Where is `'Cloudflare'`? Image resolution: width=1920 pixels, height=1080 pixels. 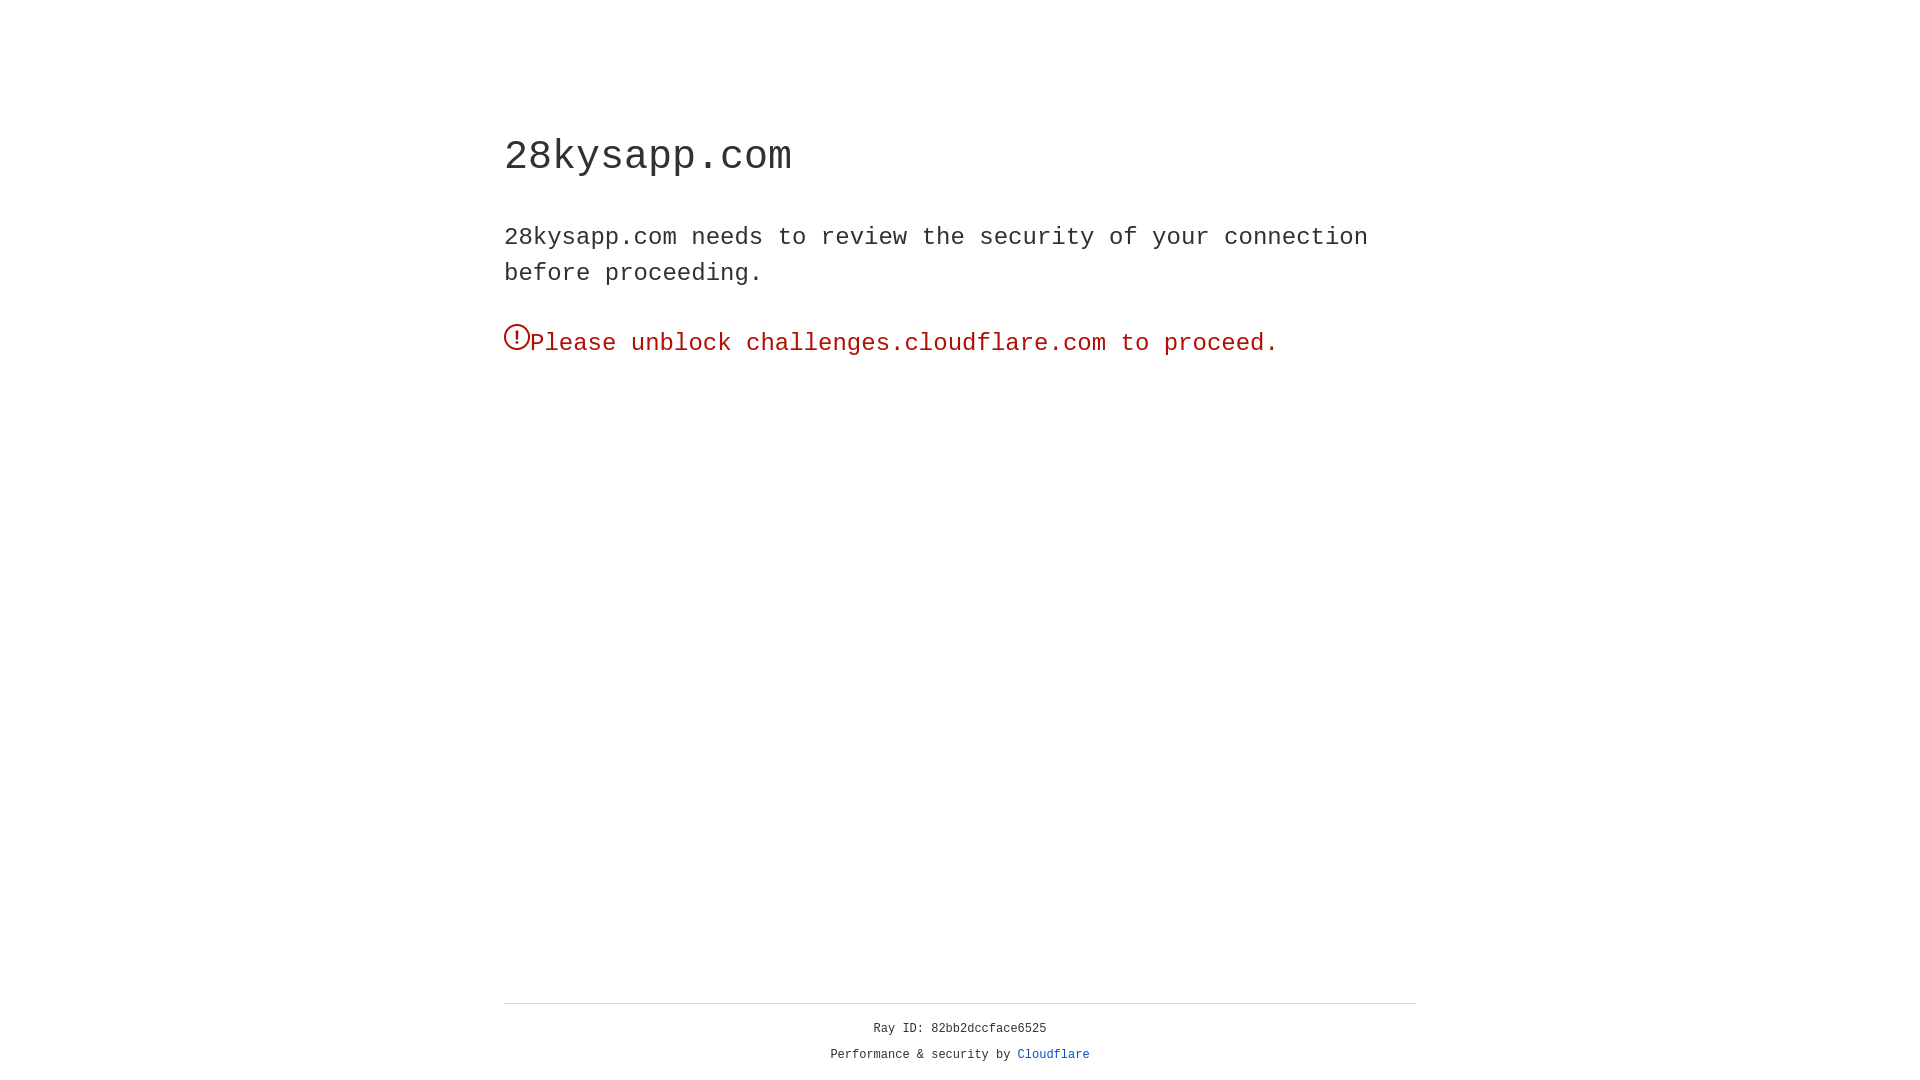 'Cloudflare' is located at coordinates (1053, 1054).